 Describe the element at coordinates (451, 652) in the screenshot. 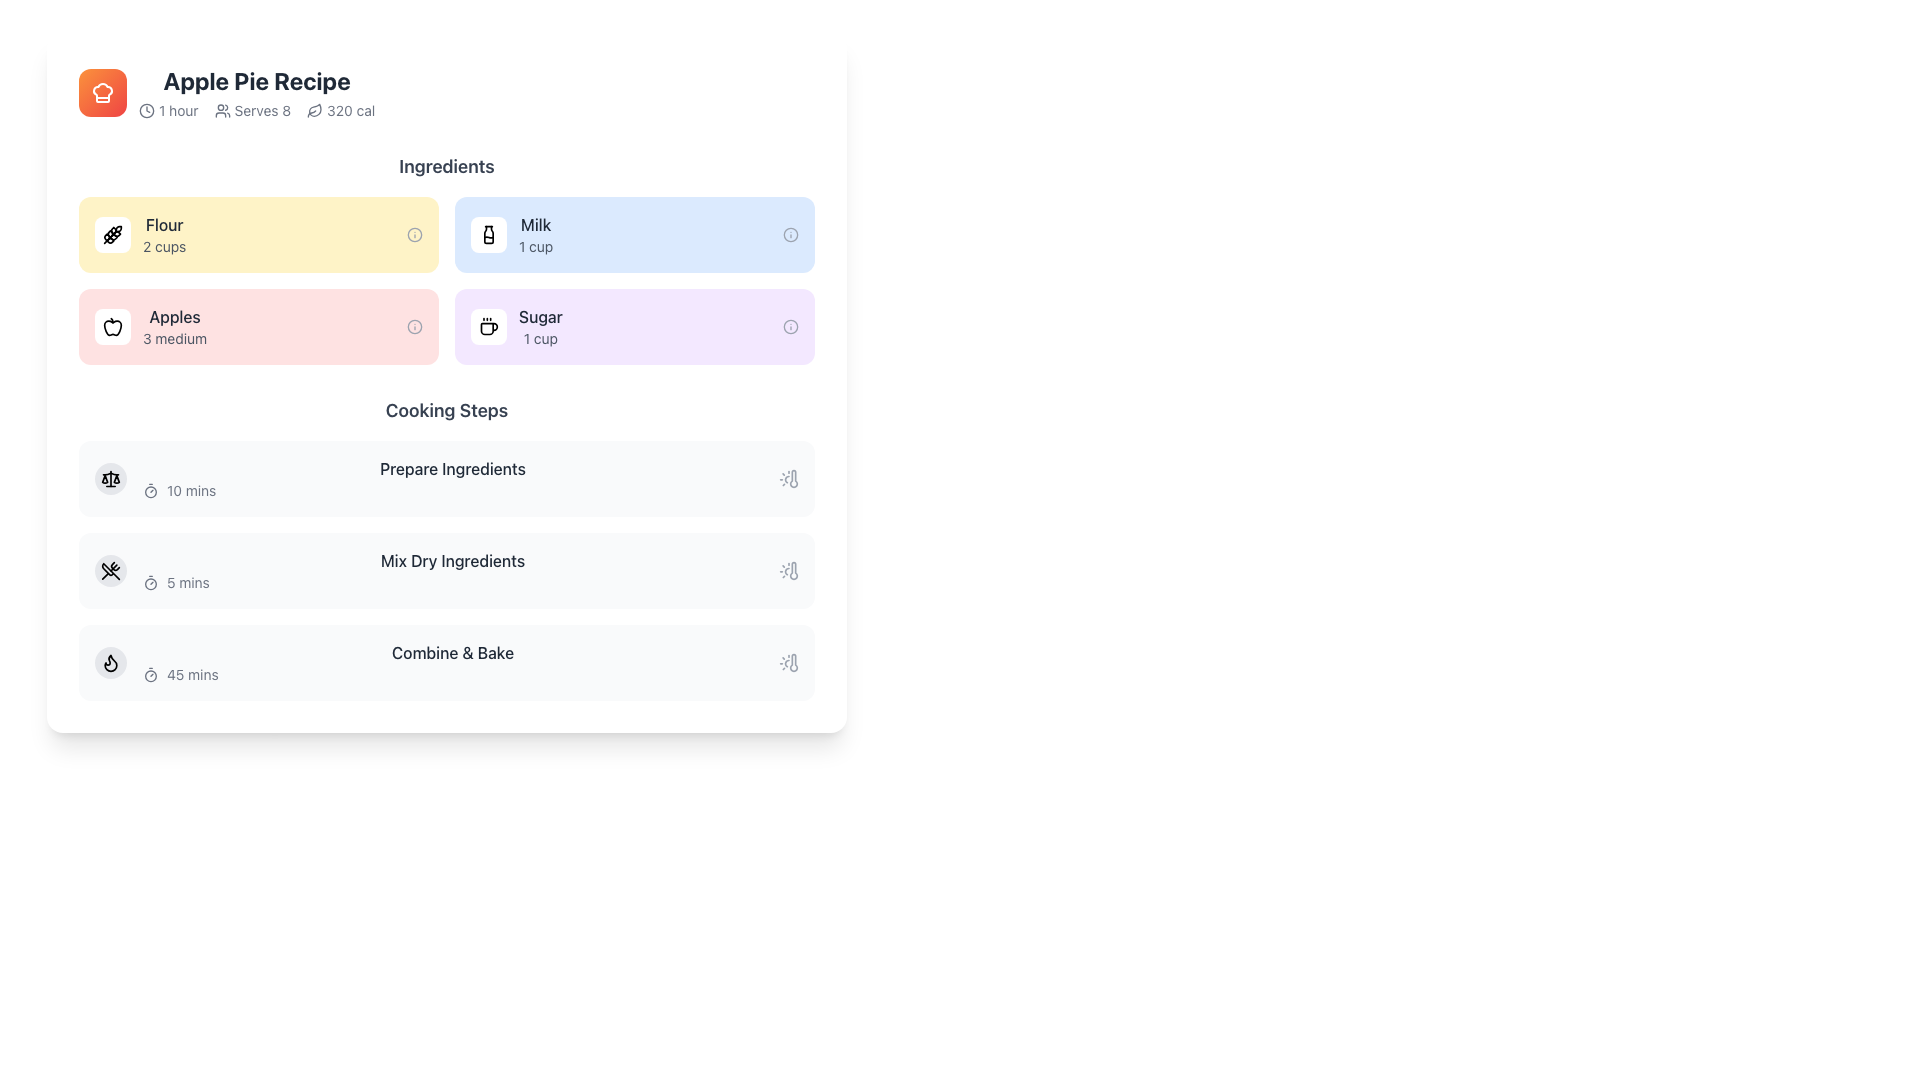

I see `the title label for the cooking step, which is centered within the third cooking step item, positioned below 'Mix Dry Ingredients' and above the '45 mins' icon and text` at that location.